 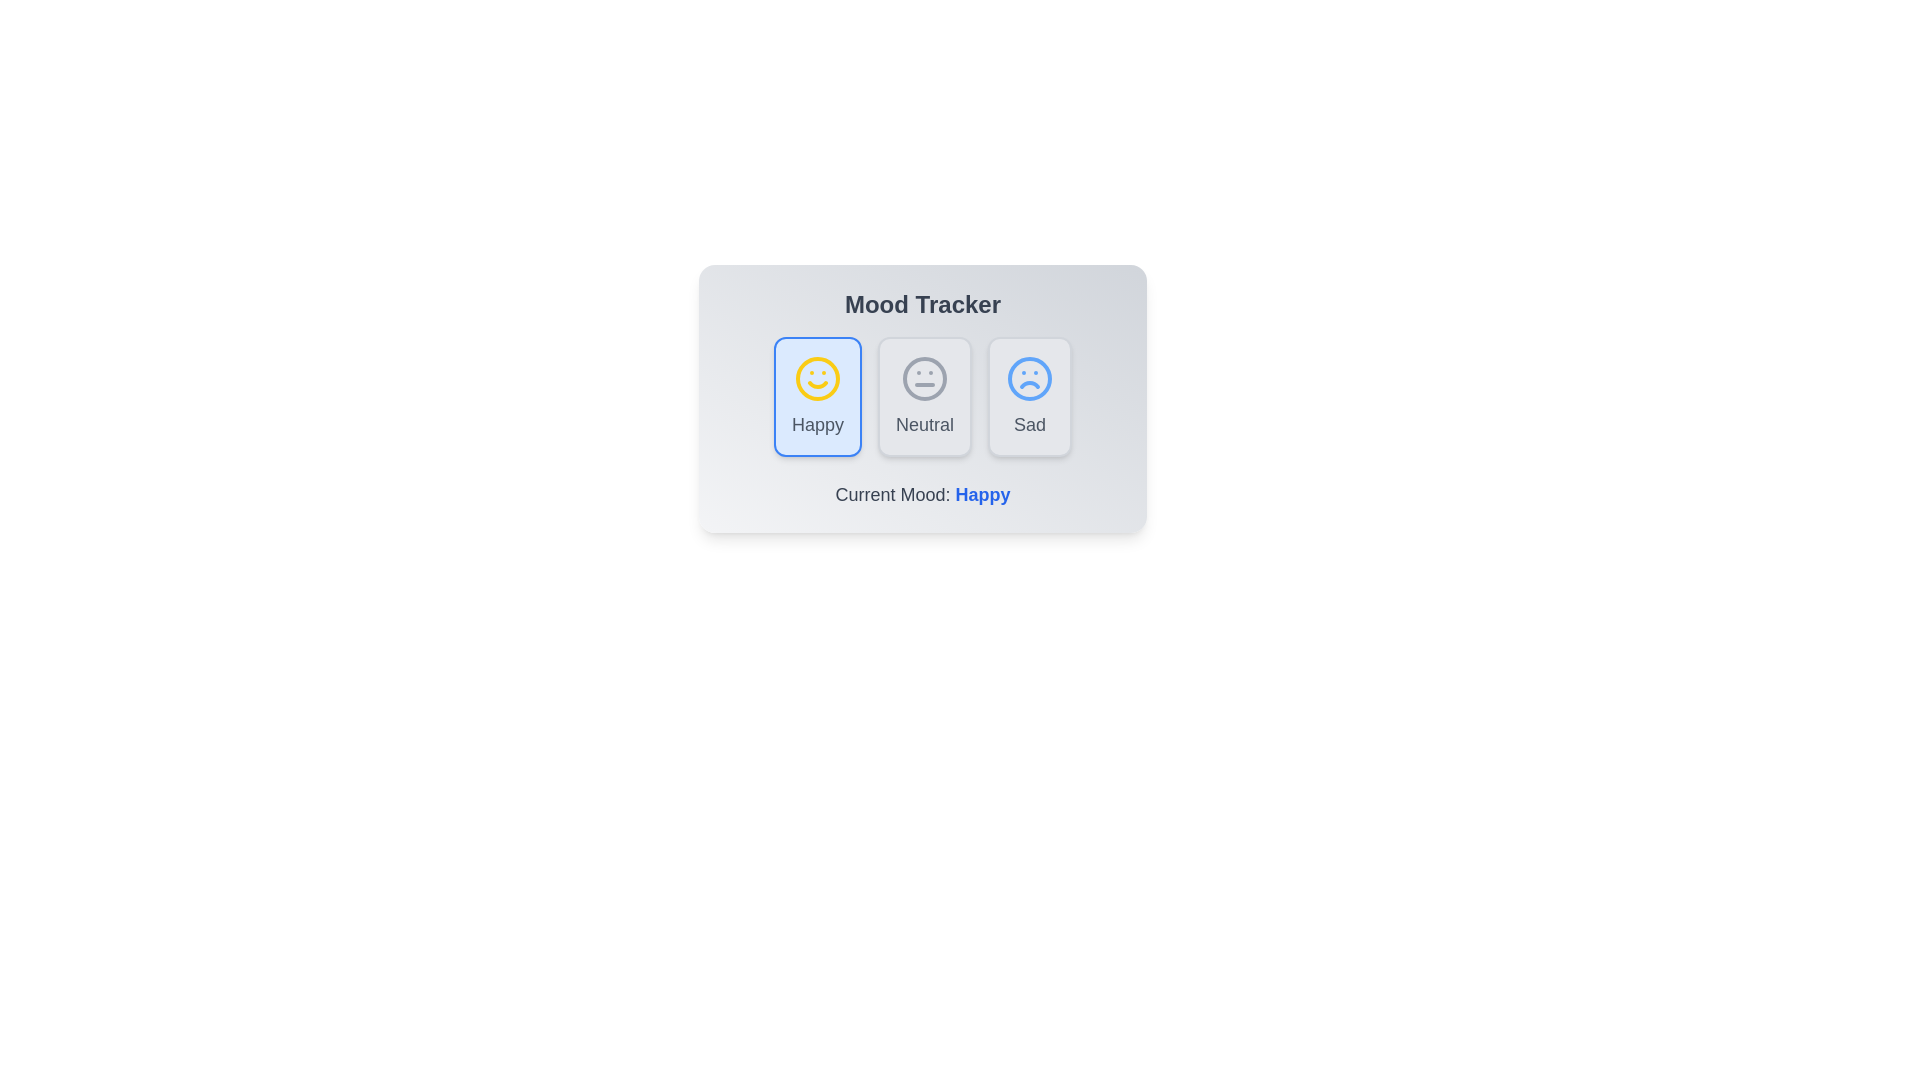 What do you see at coordinates (924, 397) in the screenshot?
I see `the mood button to select the mood Neutral` at bounding box center [924, 397].